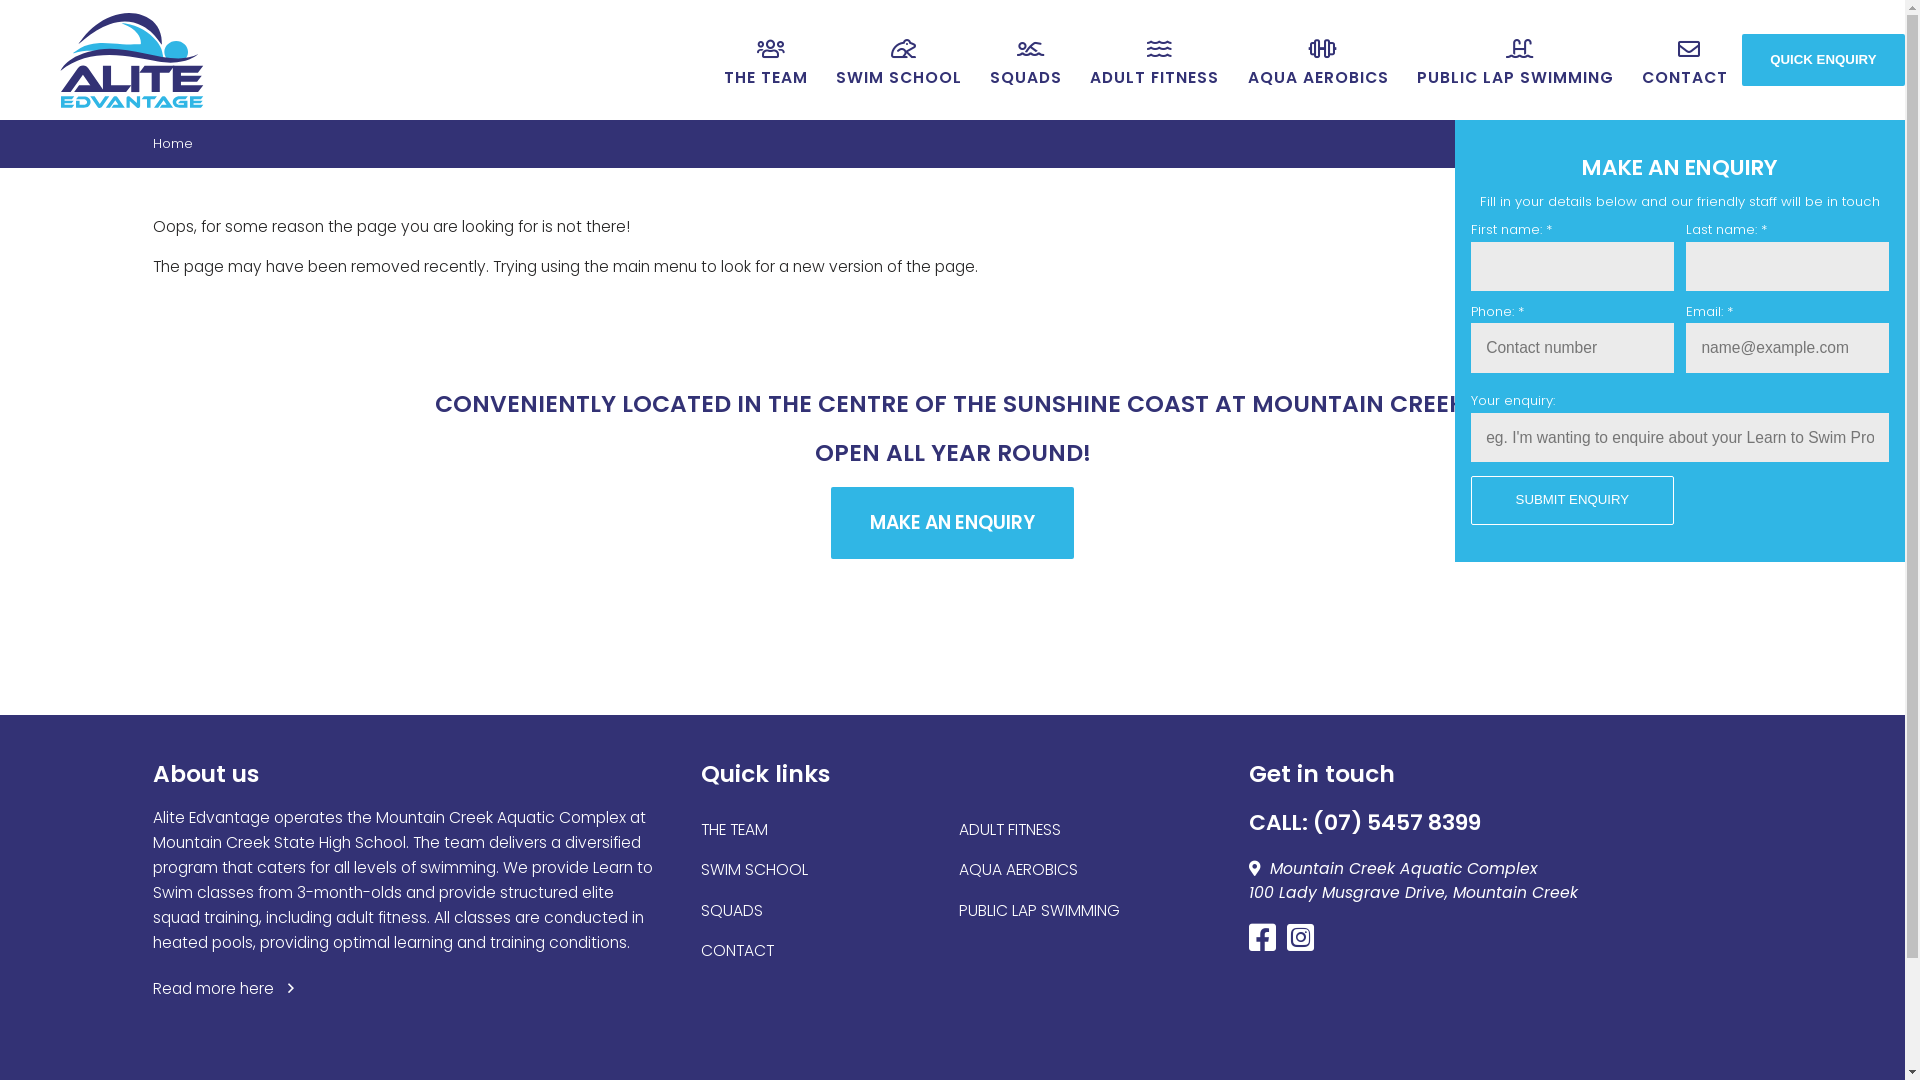  I want to click on 'CONTACT', so click(736, 949).